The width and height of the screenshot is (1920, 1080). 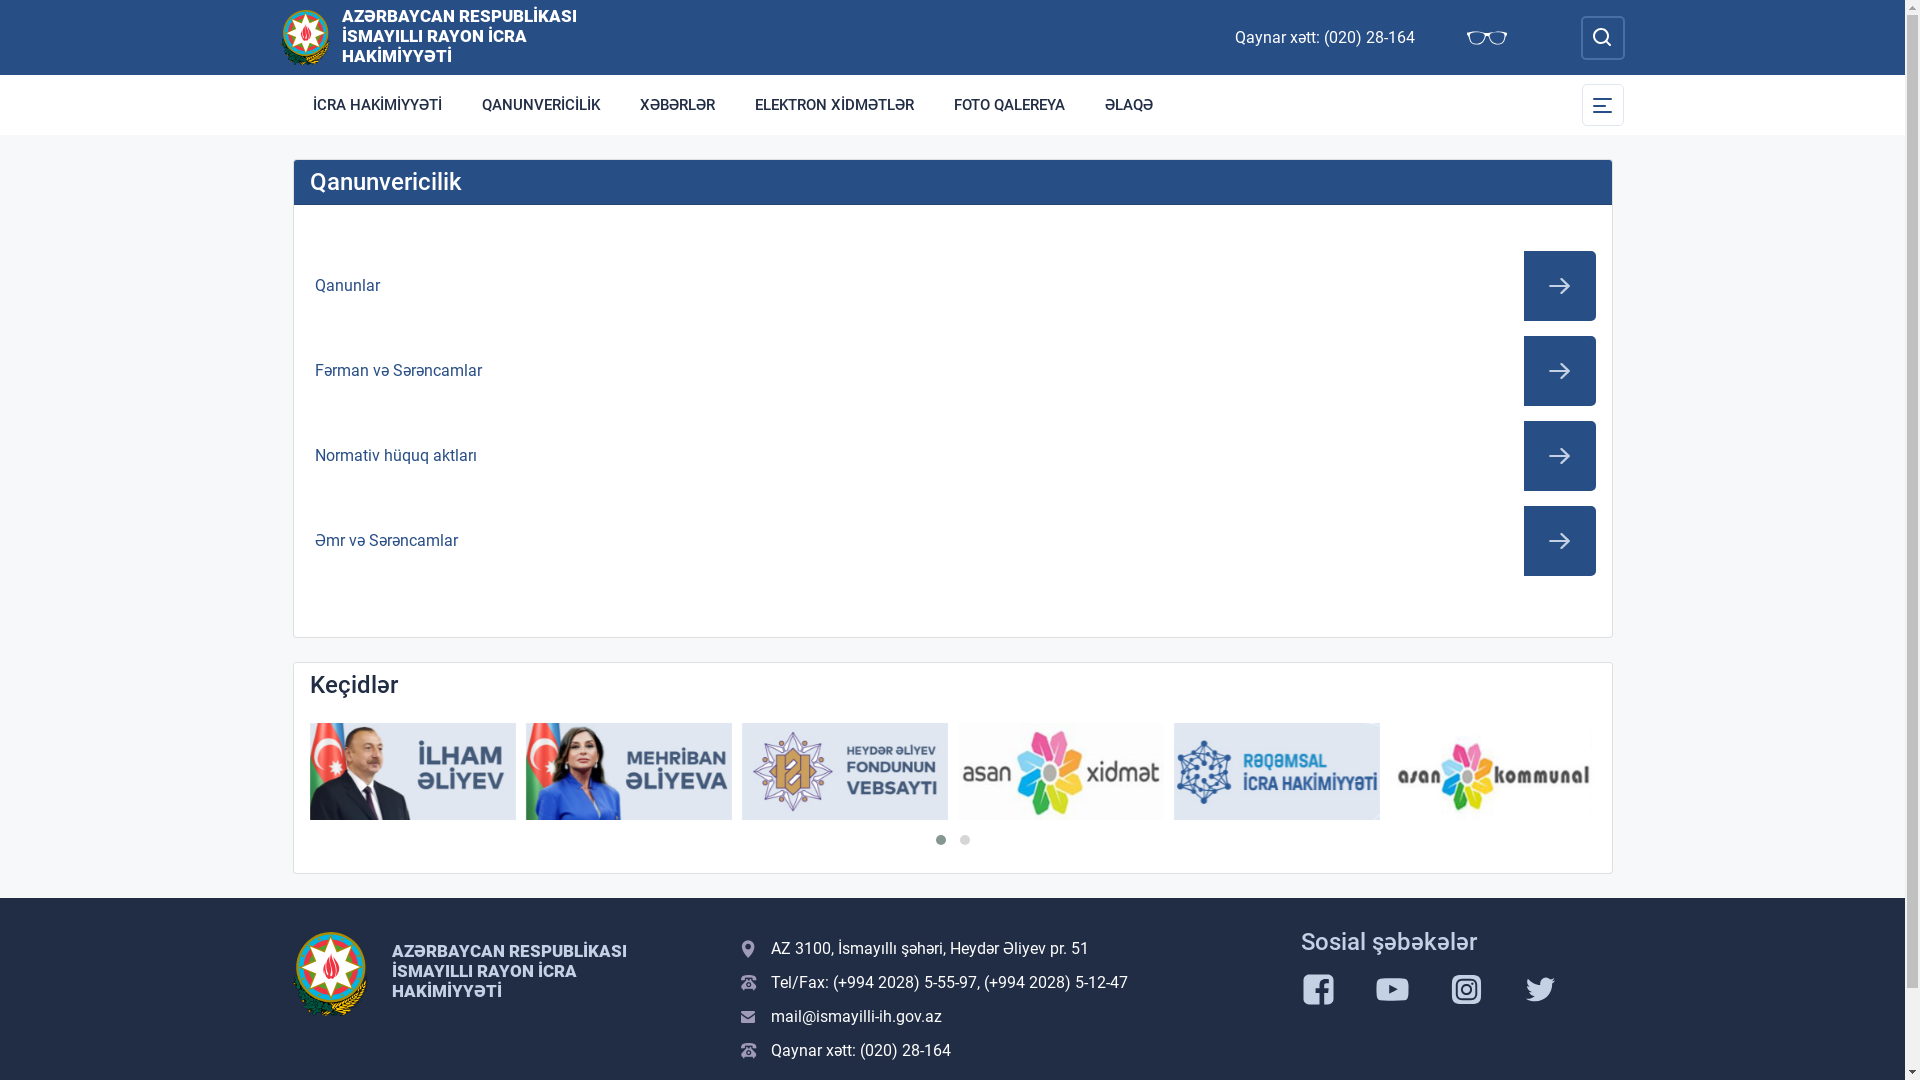 I want to click on 'Asan komunal', so click(x=1389, y=770).